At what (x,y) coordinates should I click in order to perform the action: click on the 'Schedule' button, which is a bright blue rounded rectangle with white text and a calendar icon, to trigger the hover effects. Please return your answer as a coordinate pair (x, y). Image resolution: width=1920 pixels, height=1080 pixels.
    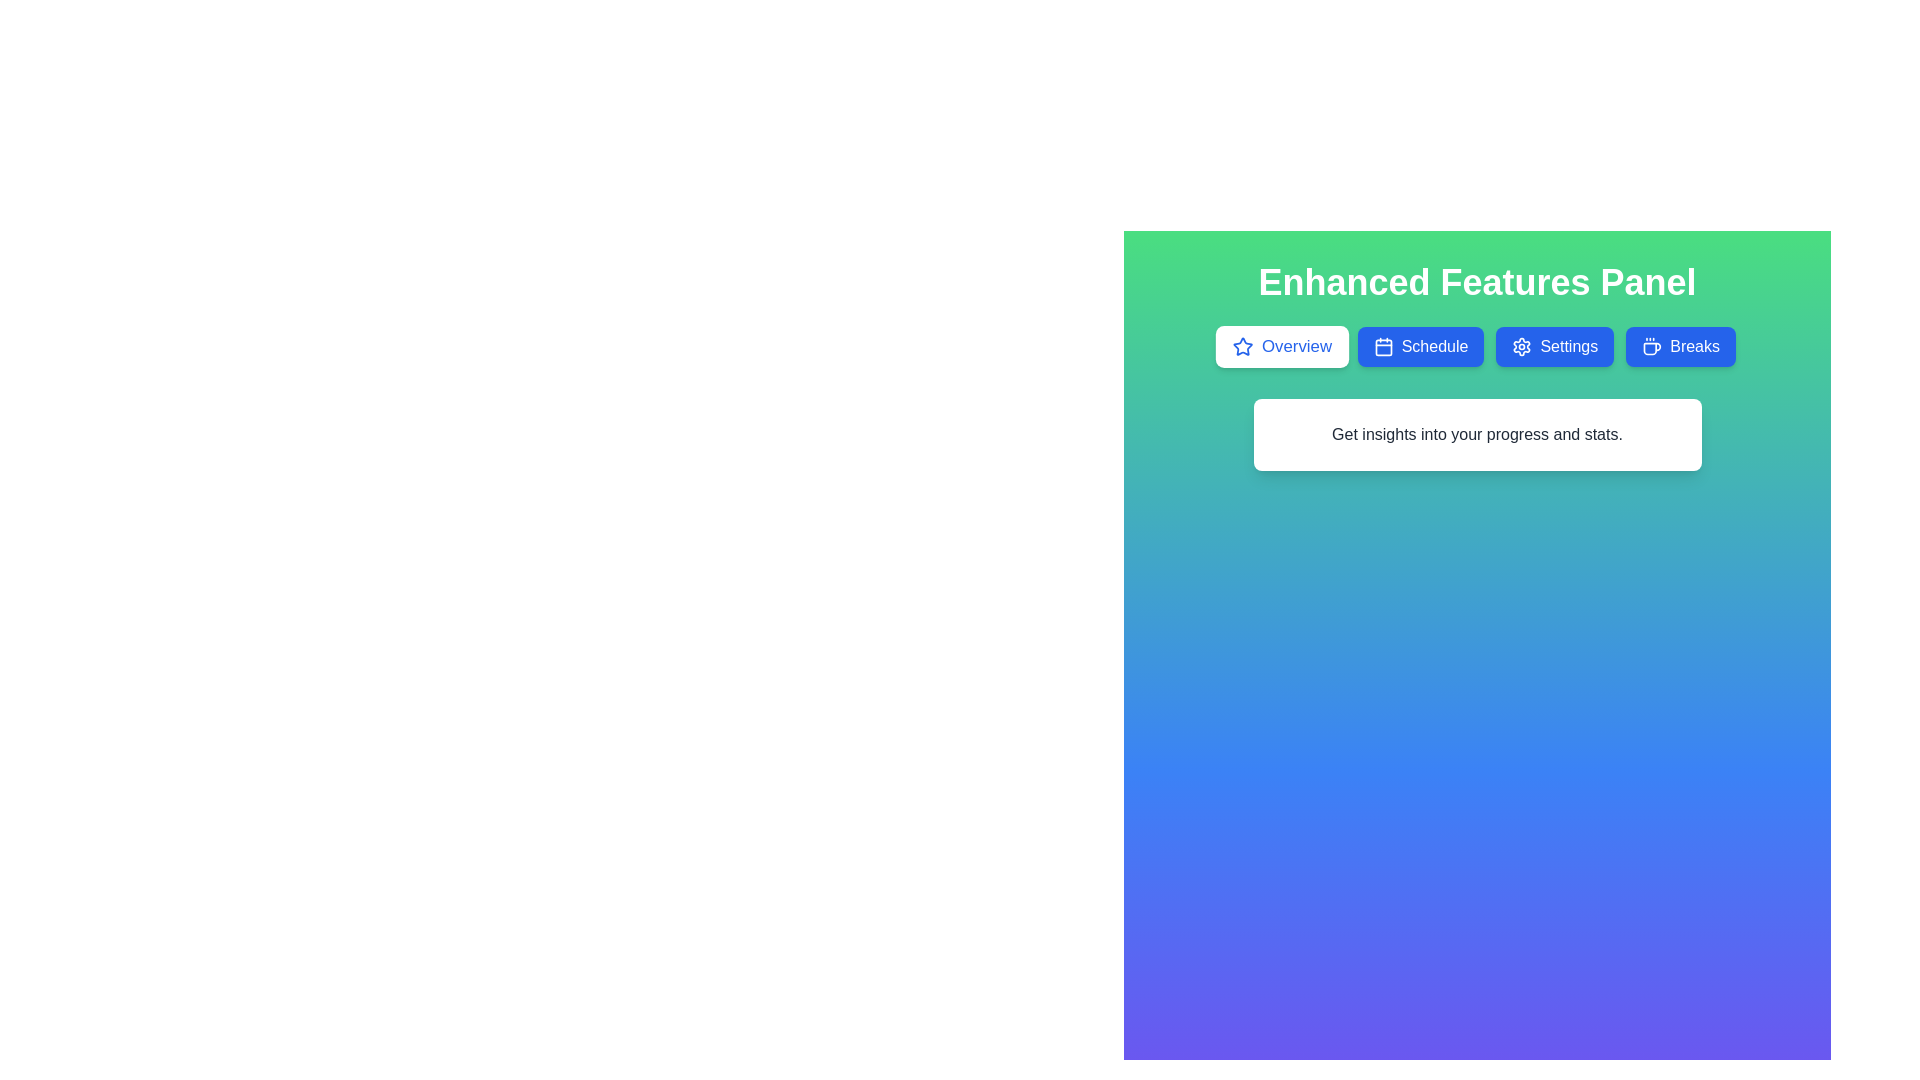
    Looking at the image, I should click on (1419, 346).